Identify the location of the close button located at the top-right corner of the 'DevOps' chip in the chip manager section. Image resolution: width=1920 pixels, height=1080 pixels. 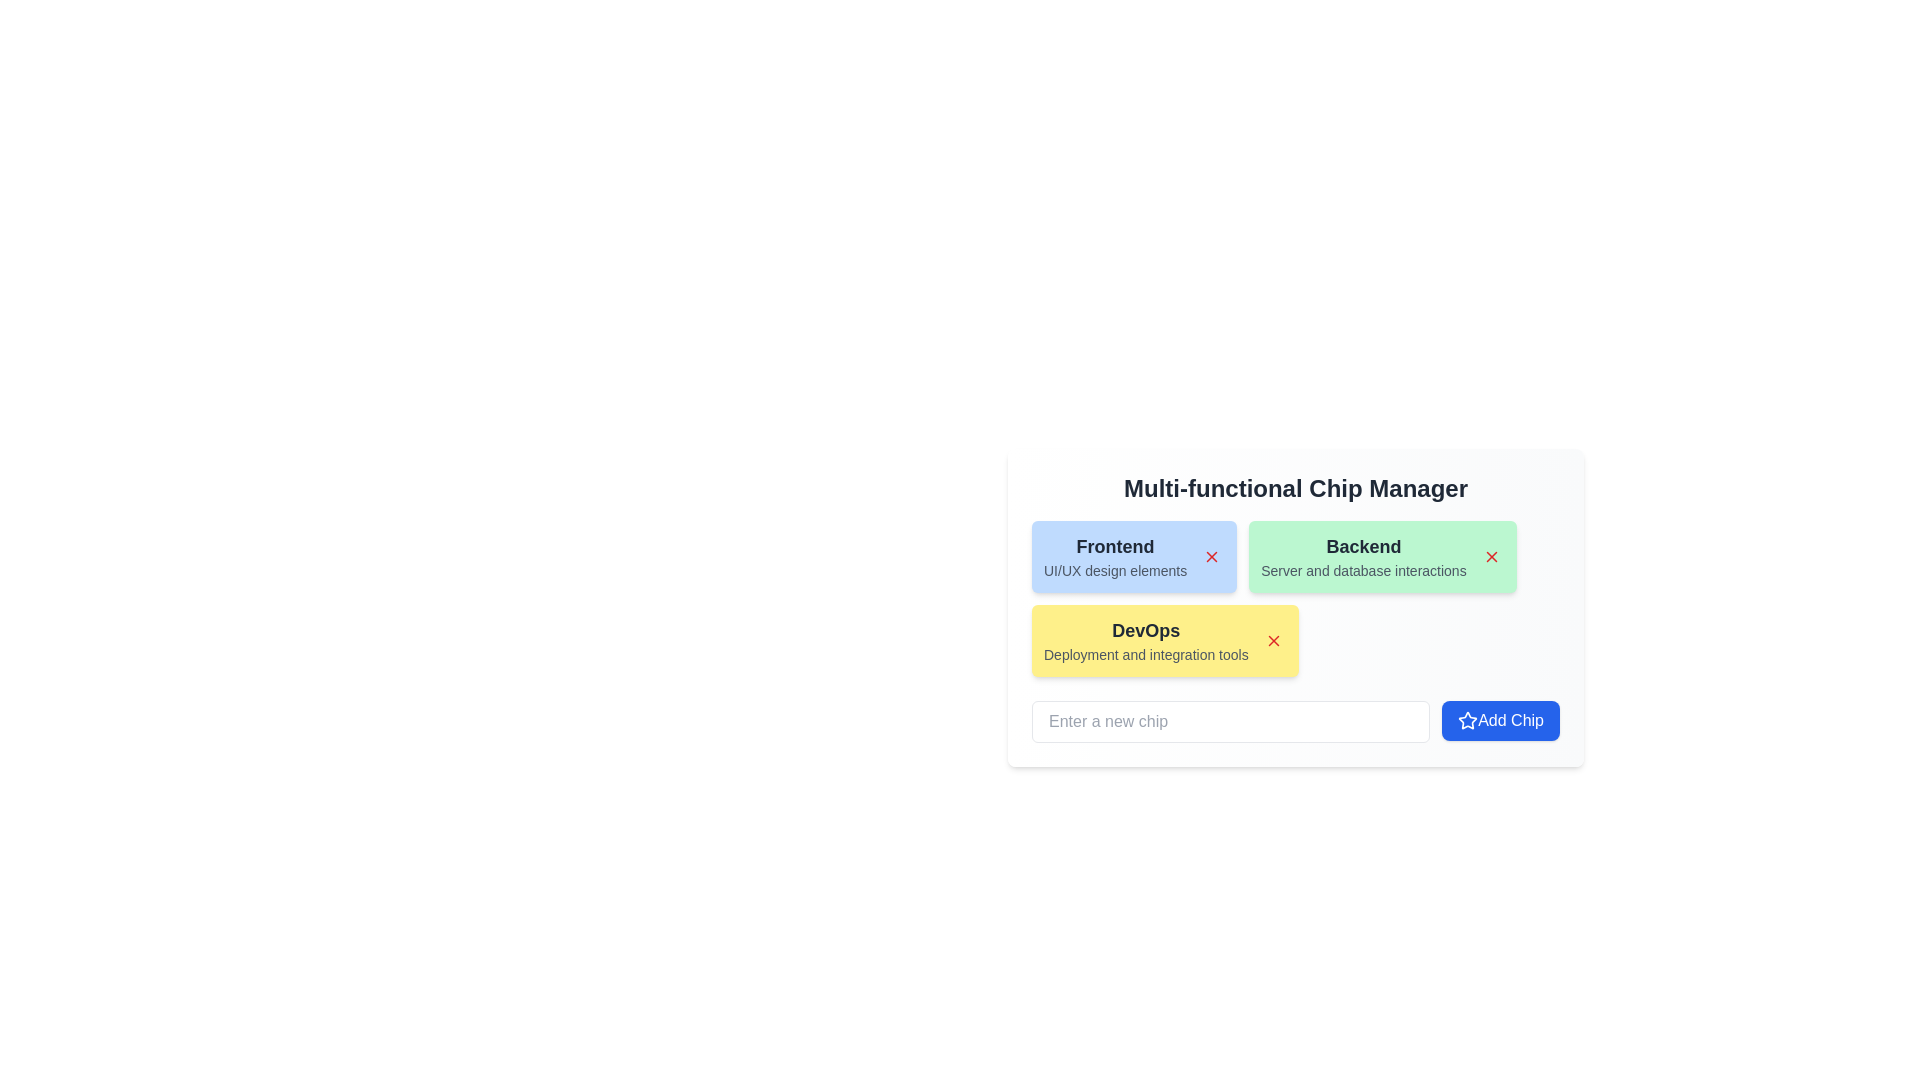
(1272, 640).